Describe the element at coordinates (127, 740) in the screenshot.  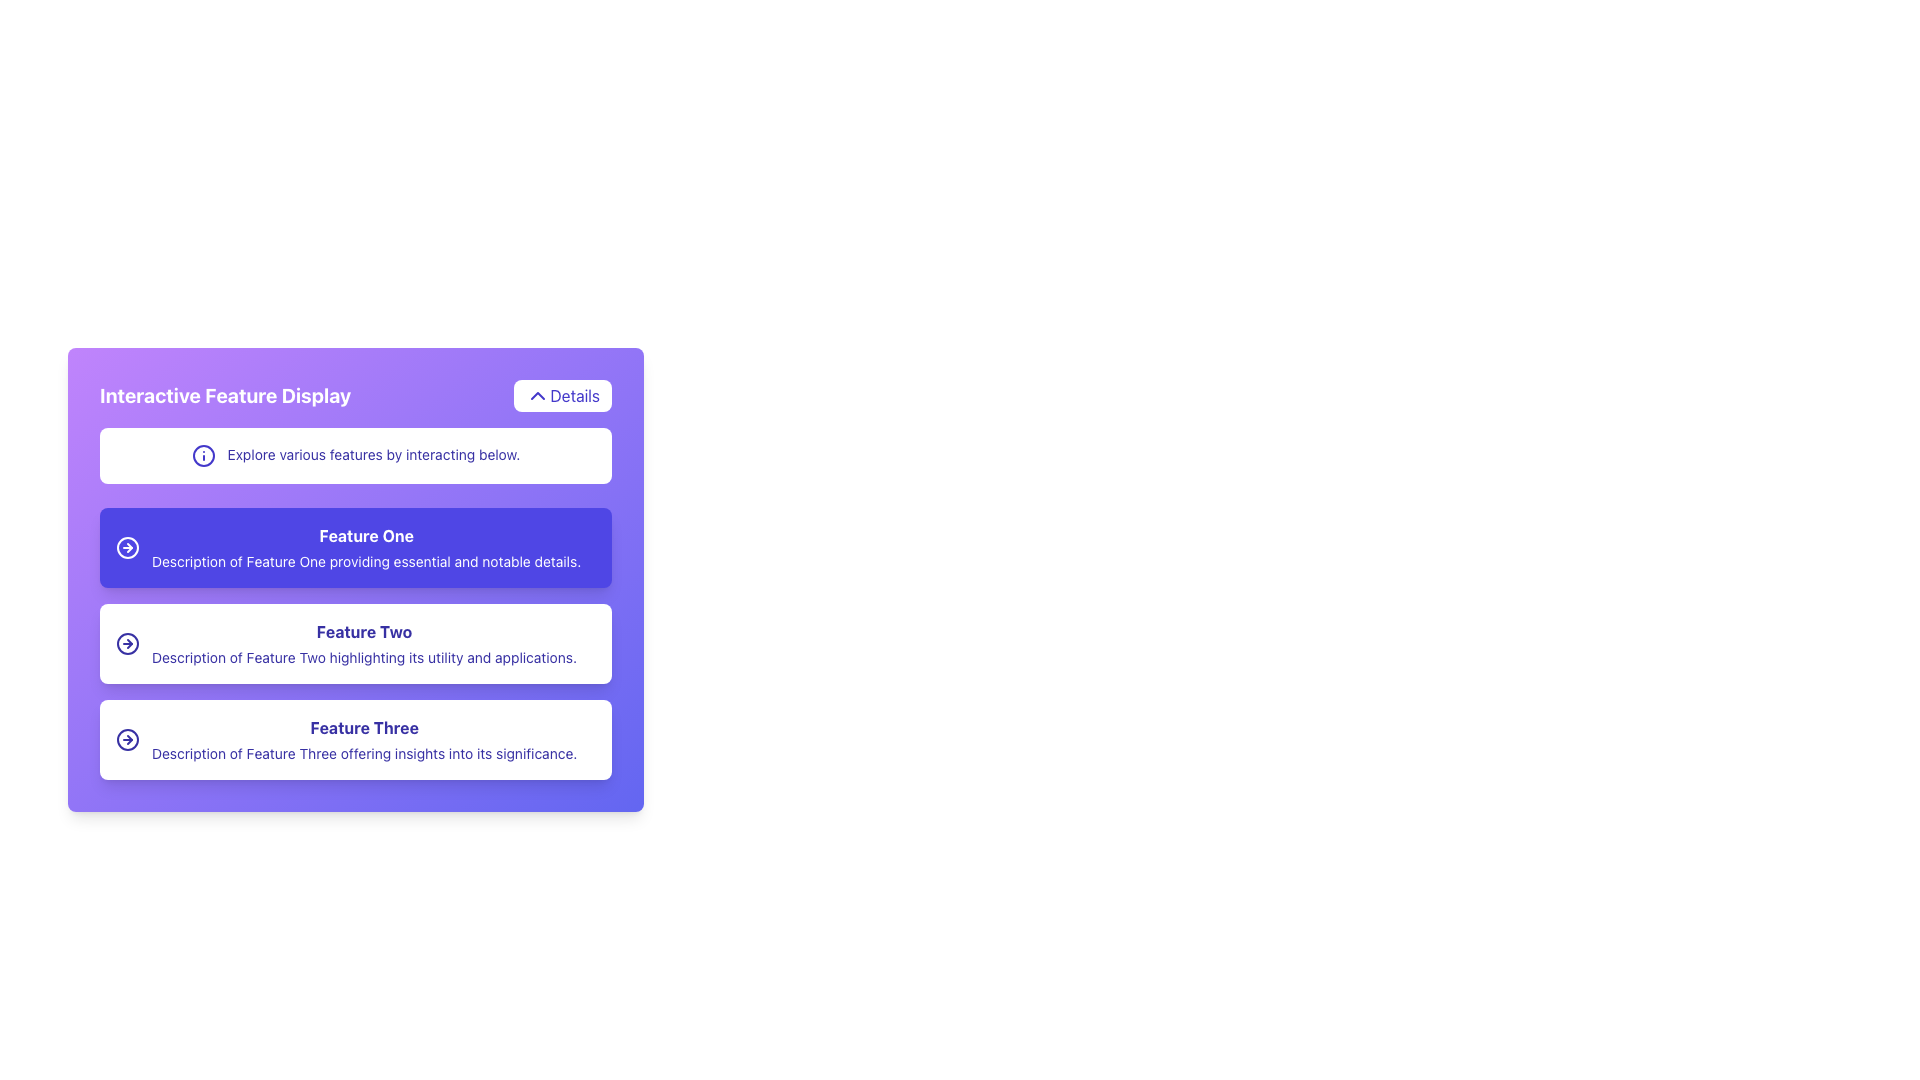
I see `the purple arrow icon button, which is an outline style and located to the left of the 'Feature Three' description` at that location.